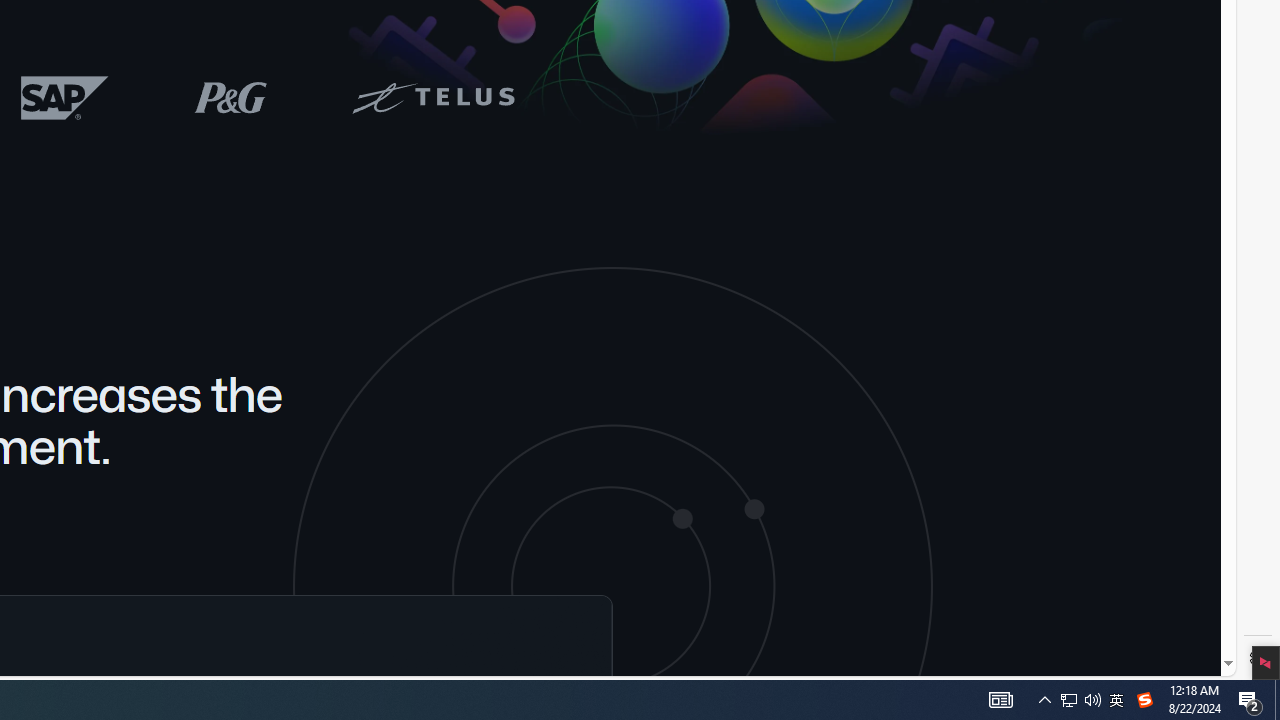  I want to click on 'Settings', so click(1257, 658).